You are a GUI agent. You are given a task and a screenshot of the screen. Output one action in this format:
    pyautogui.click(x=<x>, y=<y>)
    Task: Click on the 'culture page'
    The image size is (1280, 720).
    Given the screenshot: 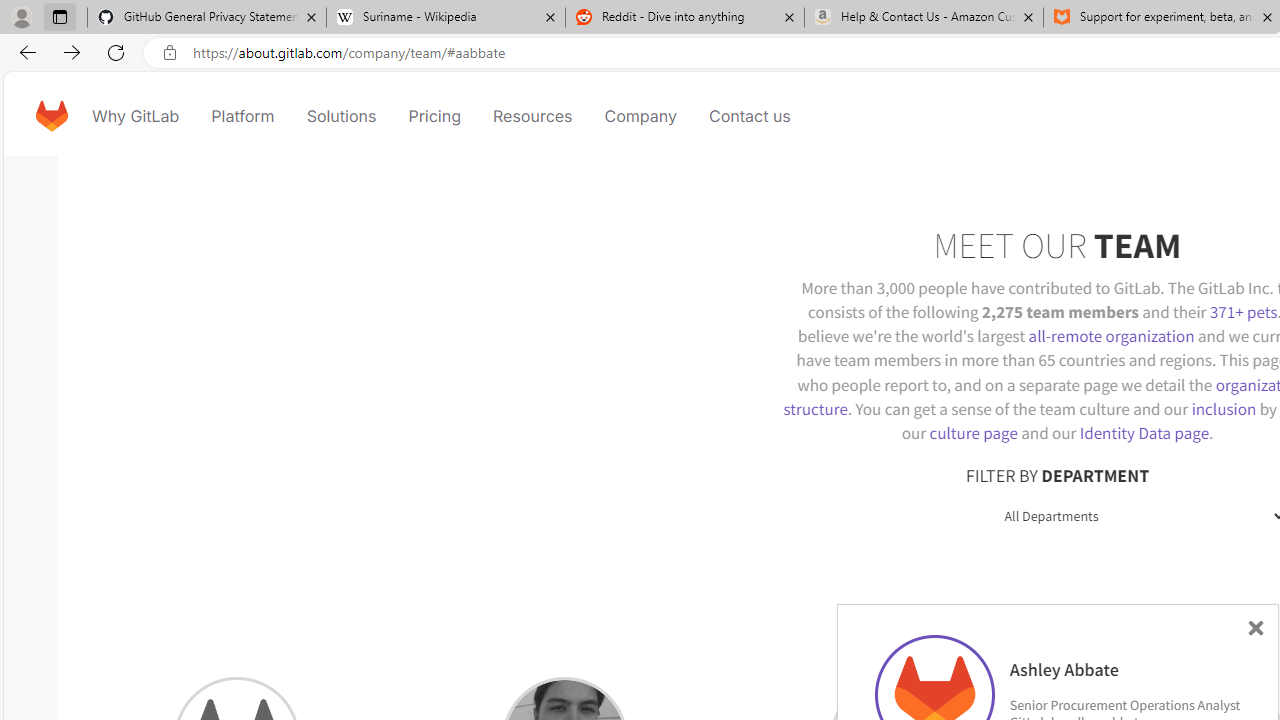 What is the action you would take?
    pyautogui.click(x=973, y=432)
    